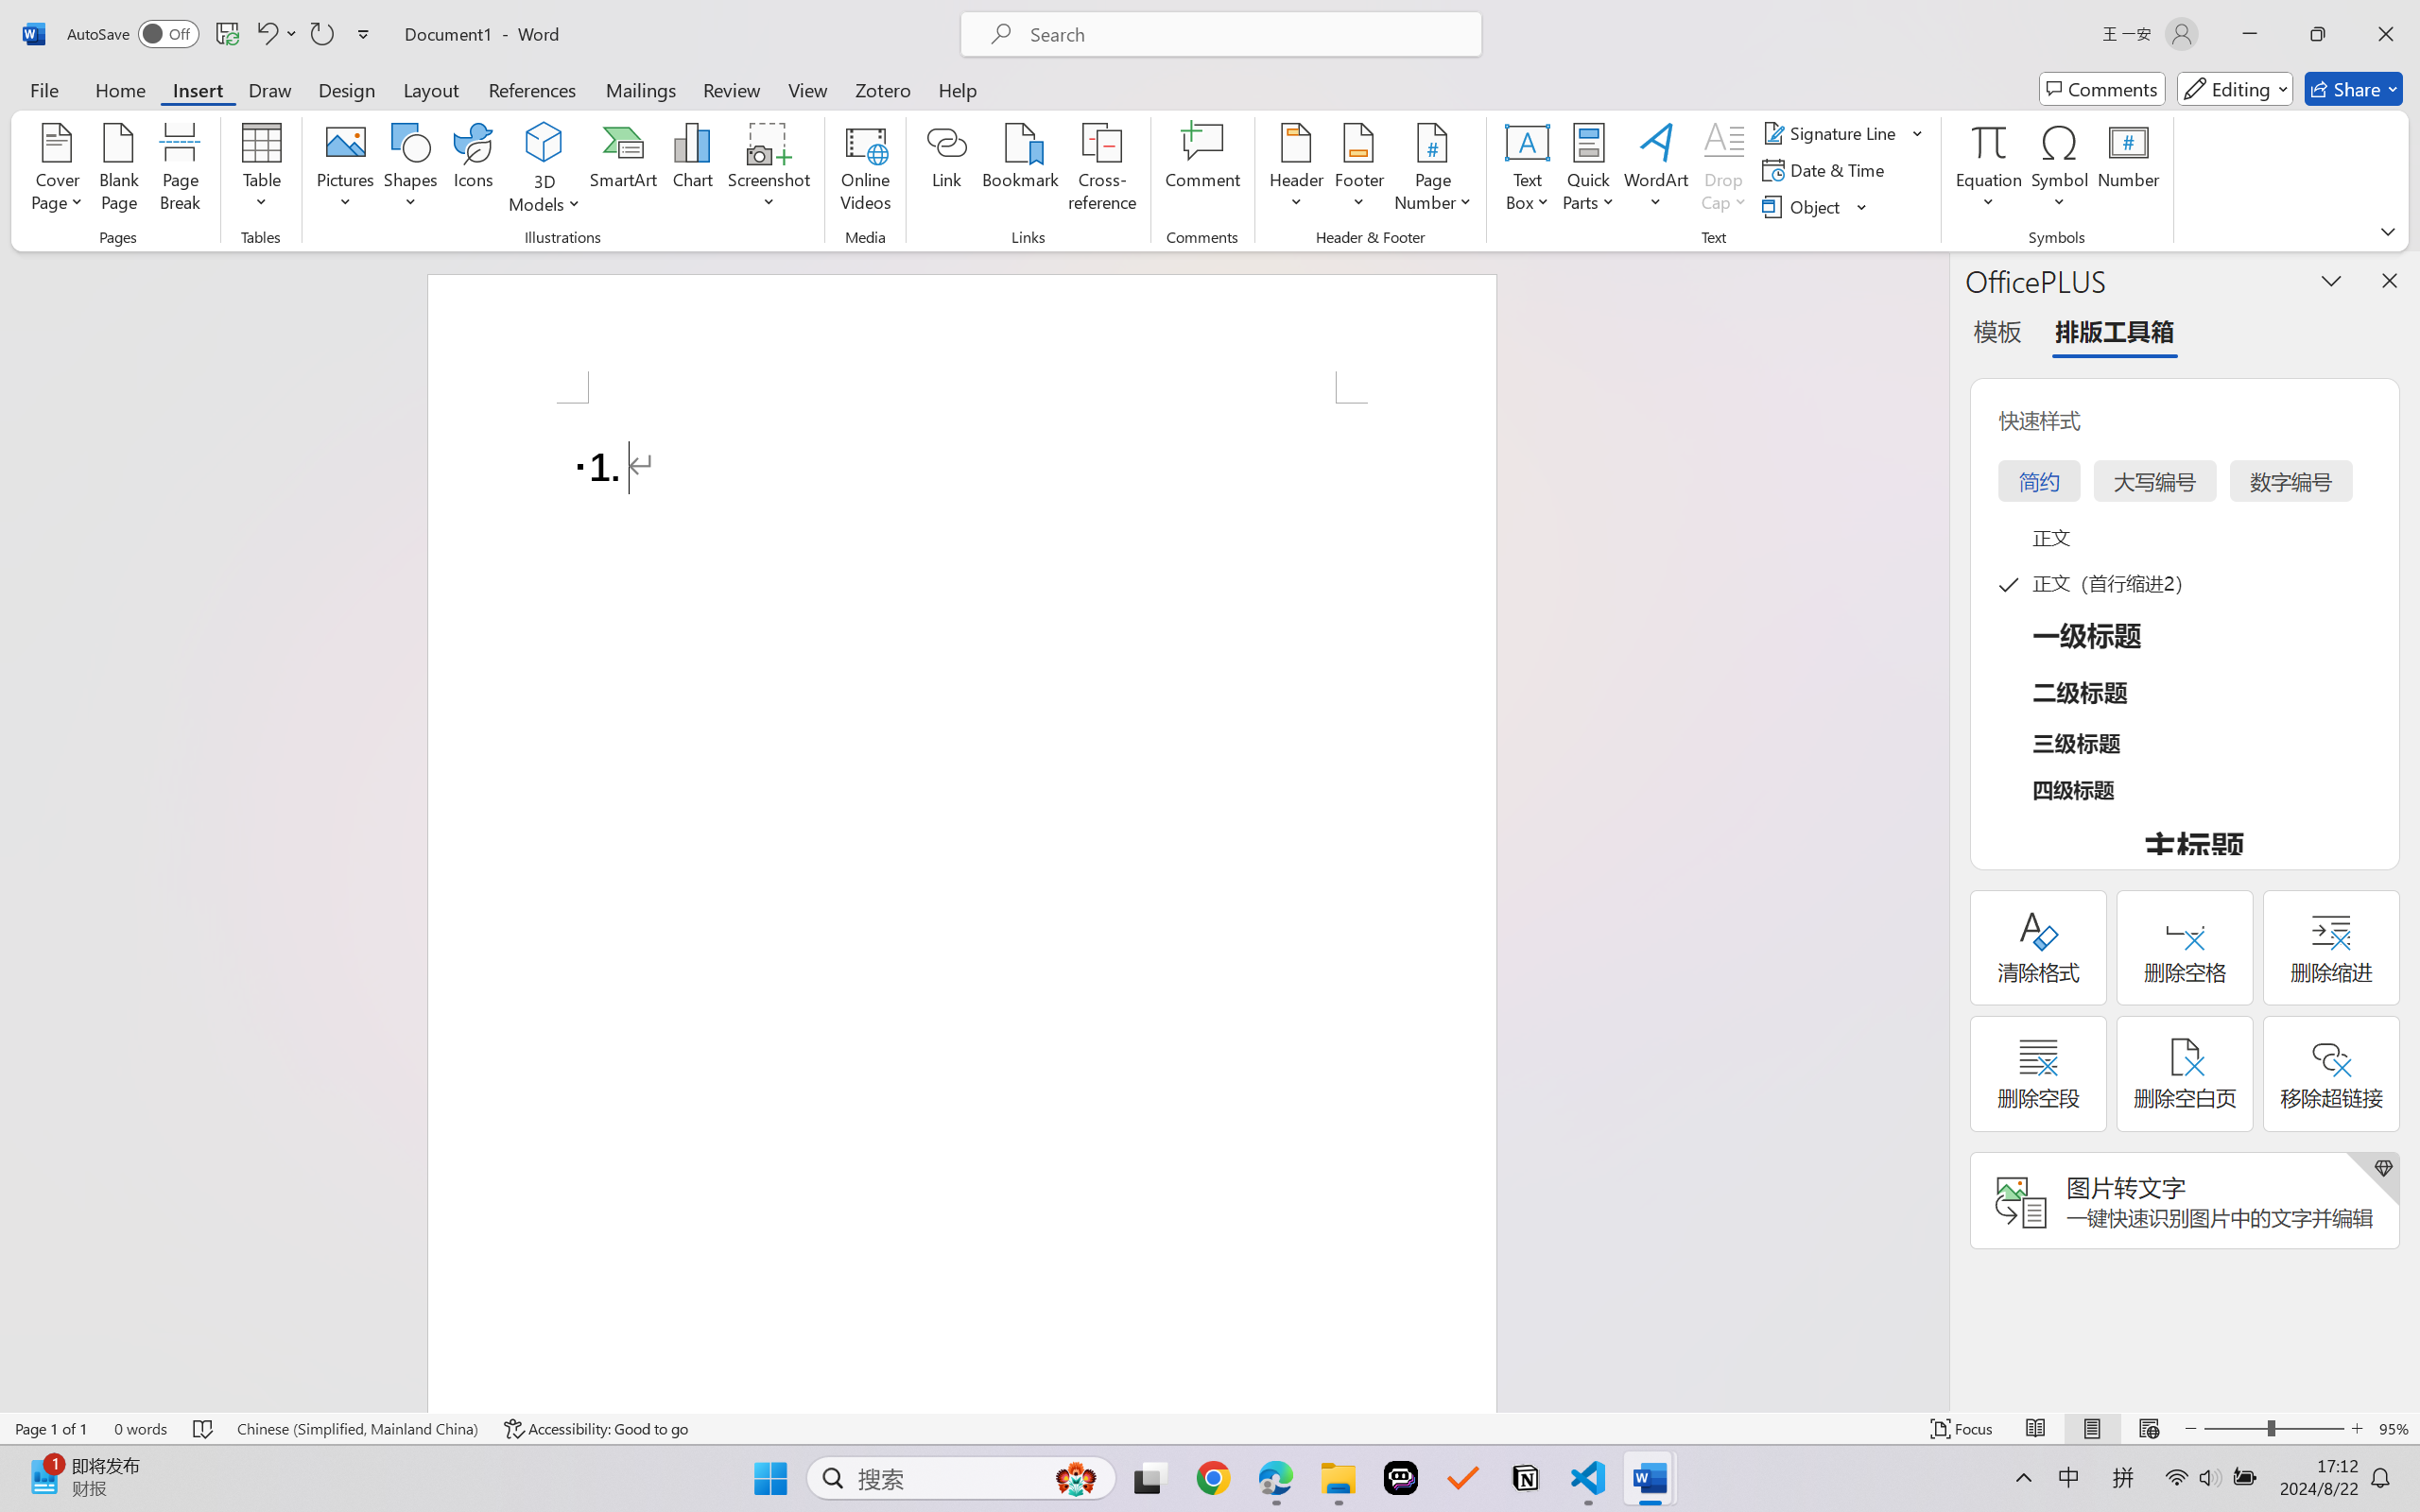 The width and height of the screenshot is (2420, 1512). Describe the element at coordinates (624, 170) in the screenshot. I see `'SmartArt...'` at that location.